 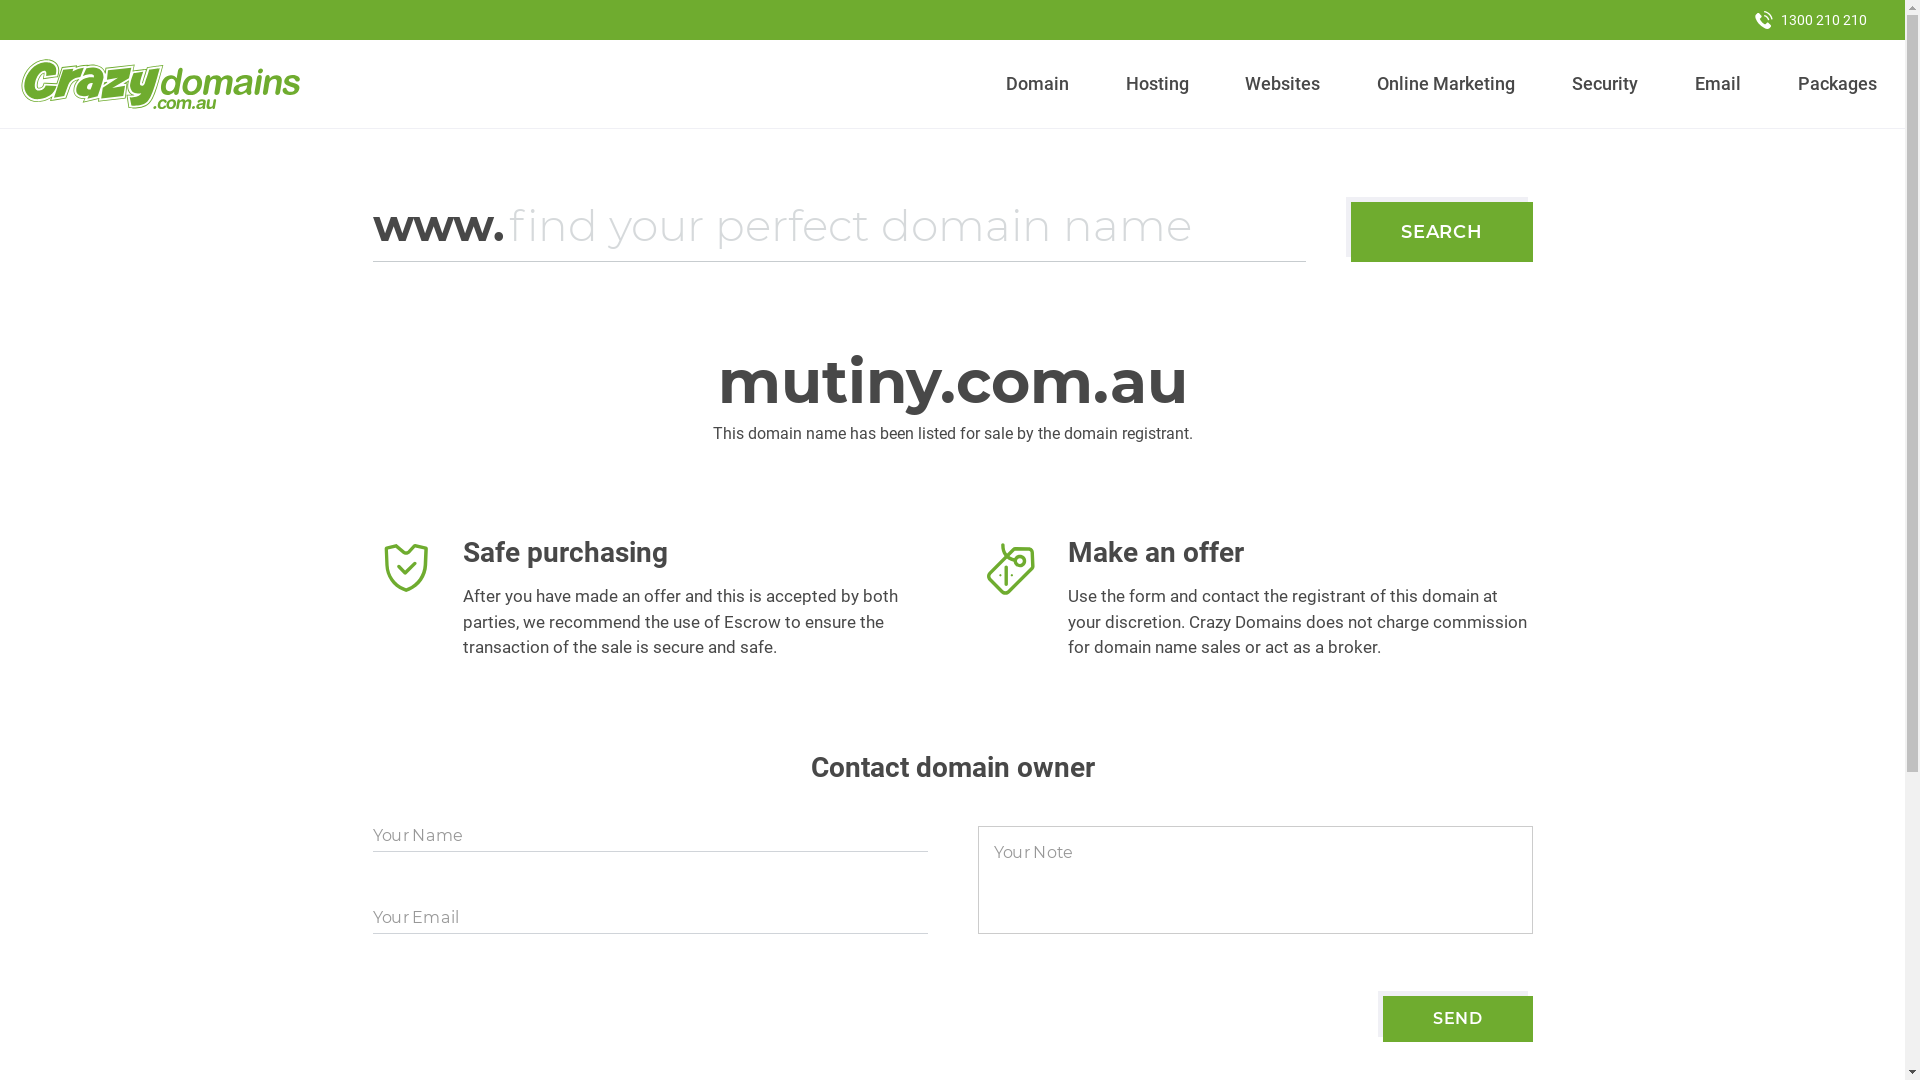 I want to click on 'Hosting', so click(x=1156, y=83).